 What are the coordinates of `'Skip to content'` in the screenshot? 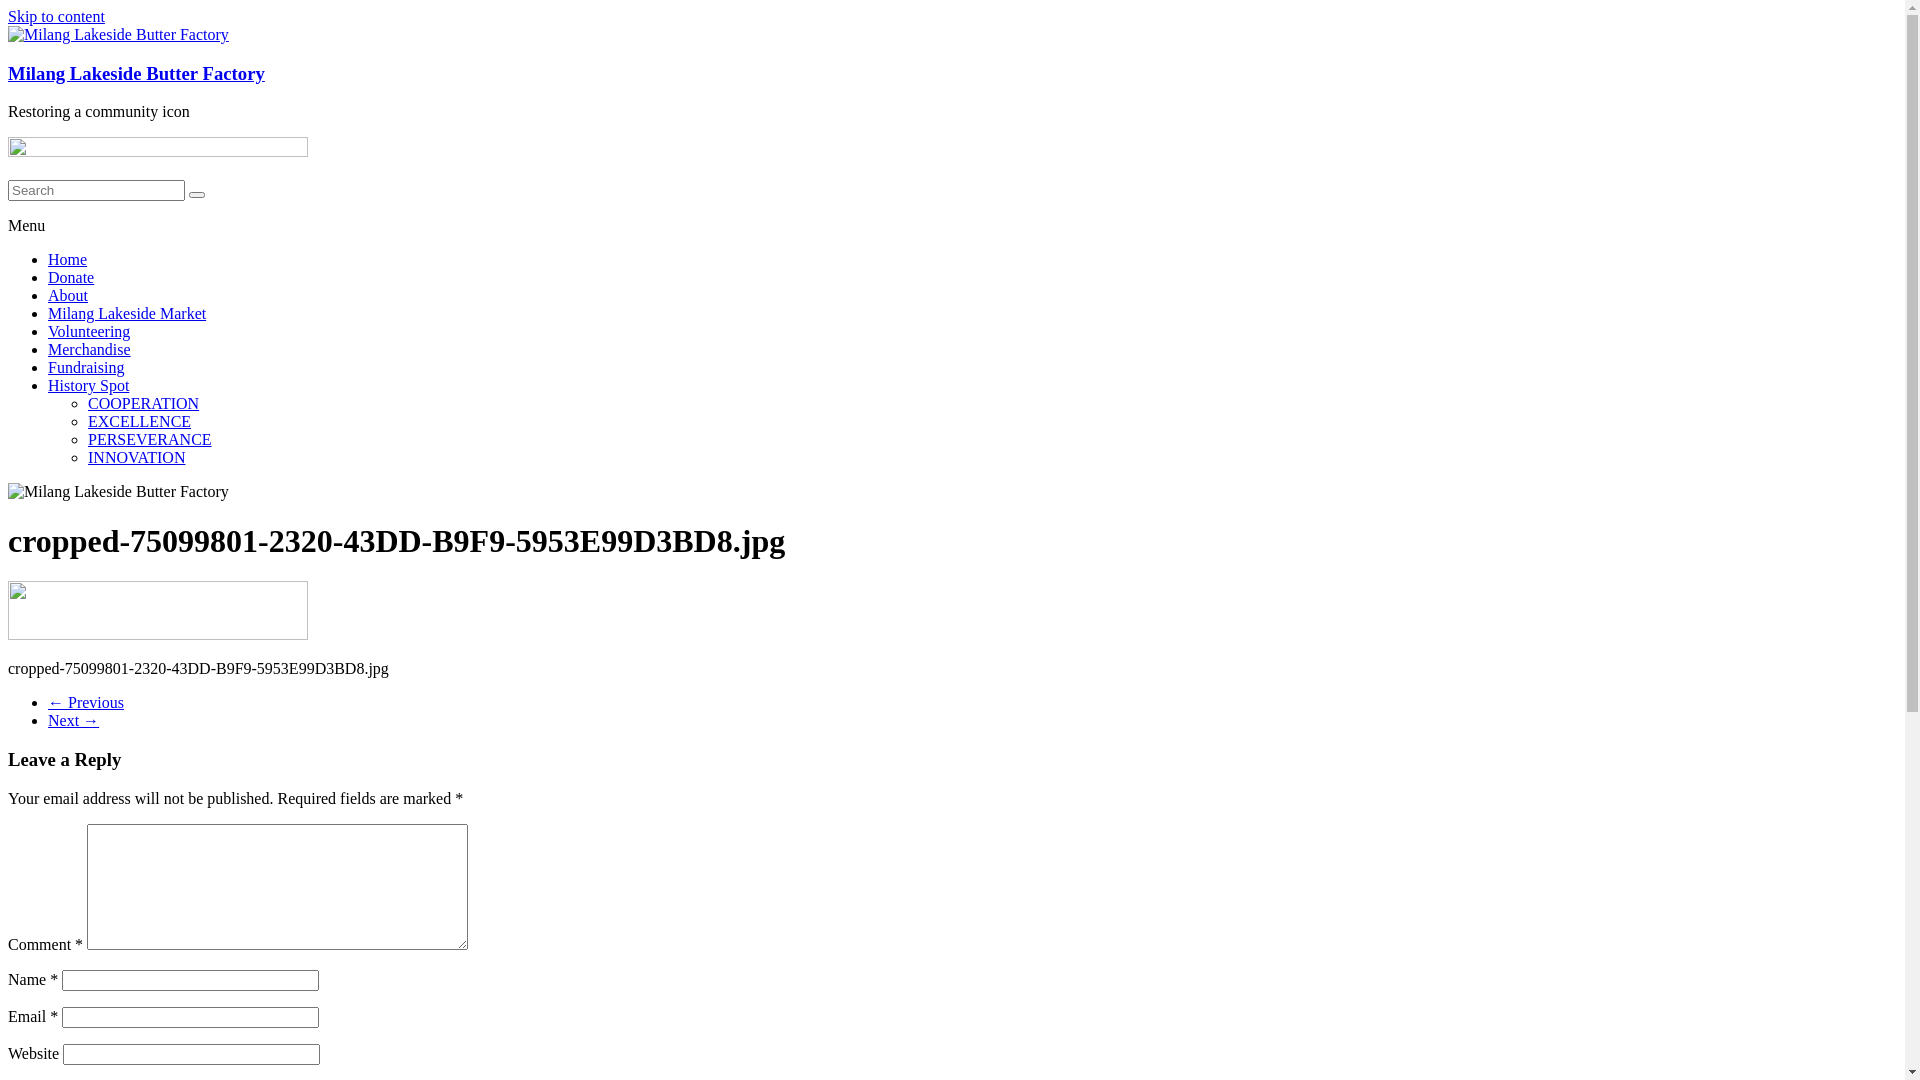 It's located at (56, 16).